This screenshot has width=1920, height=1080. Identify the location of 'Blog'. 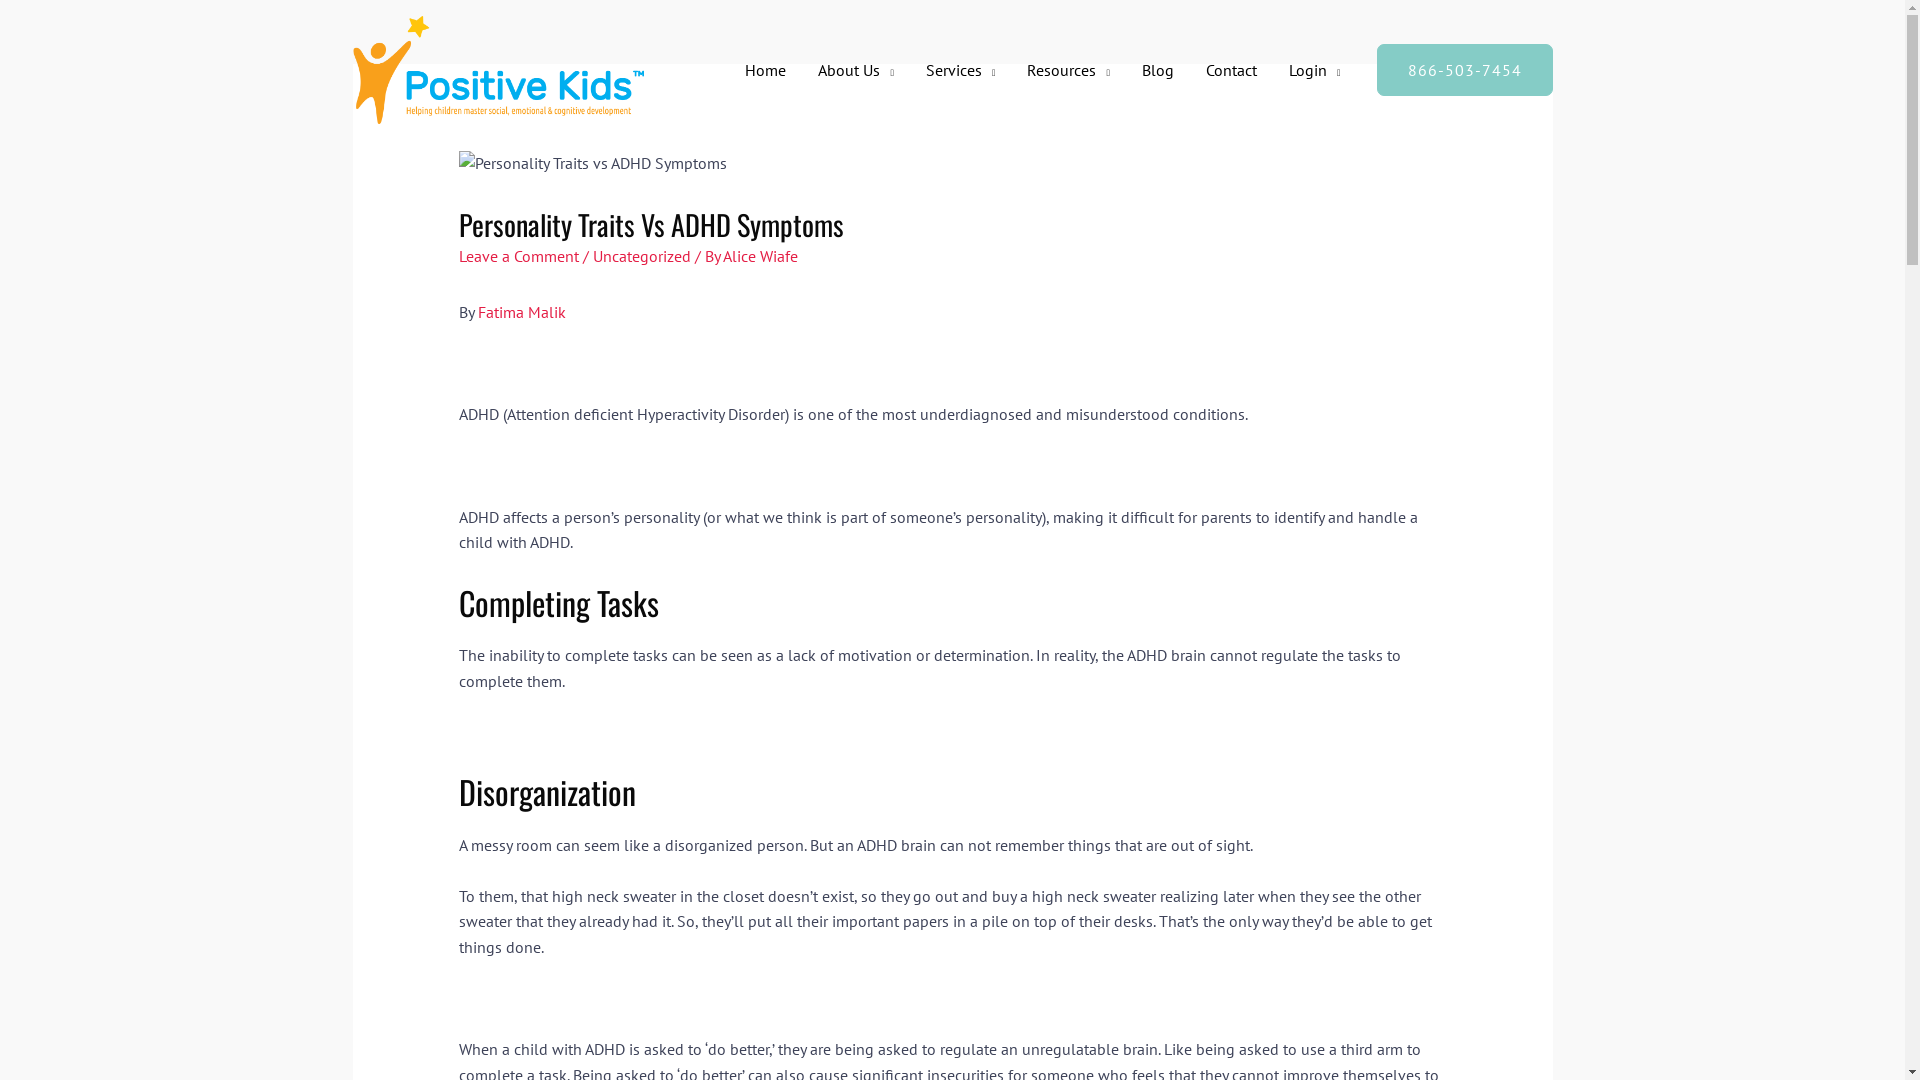
(1157, 68).